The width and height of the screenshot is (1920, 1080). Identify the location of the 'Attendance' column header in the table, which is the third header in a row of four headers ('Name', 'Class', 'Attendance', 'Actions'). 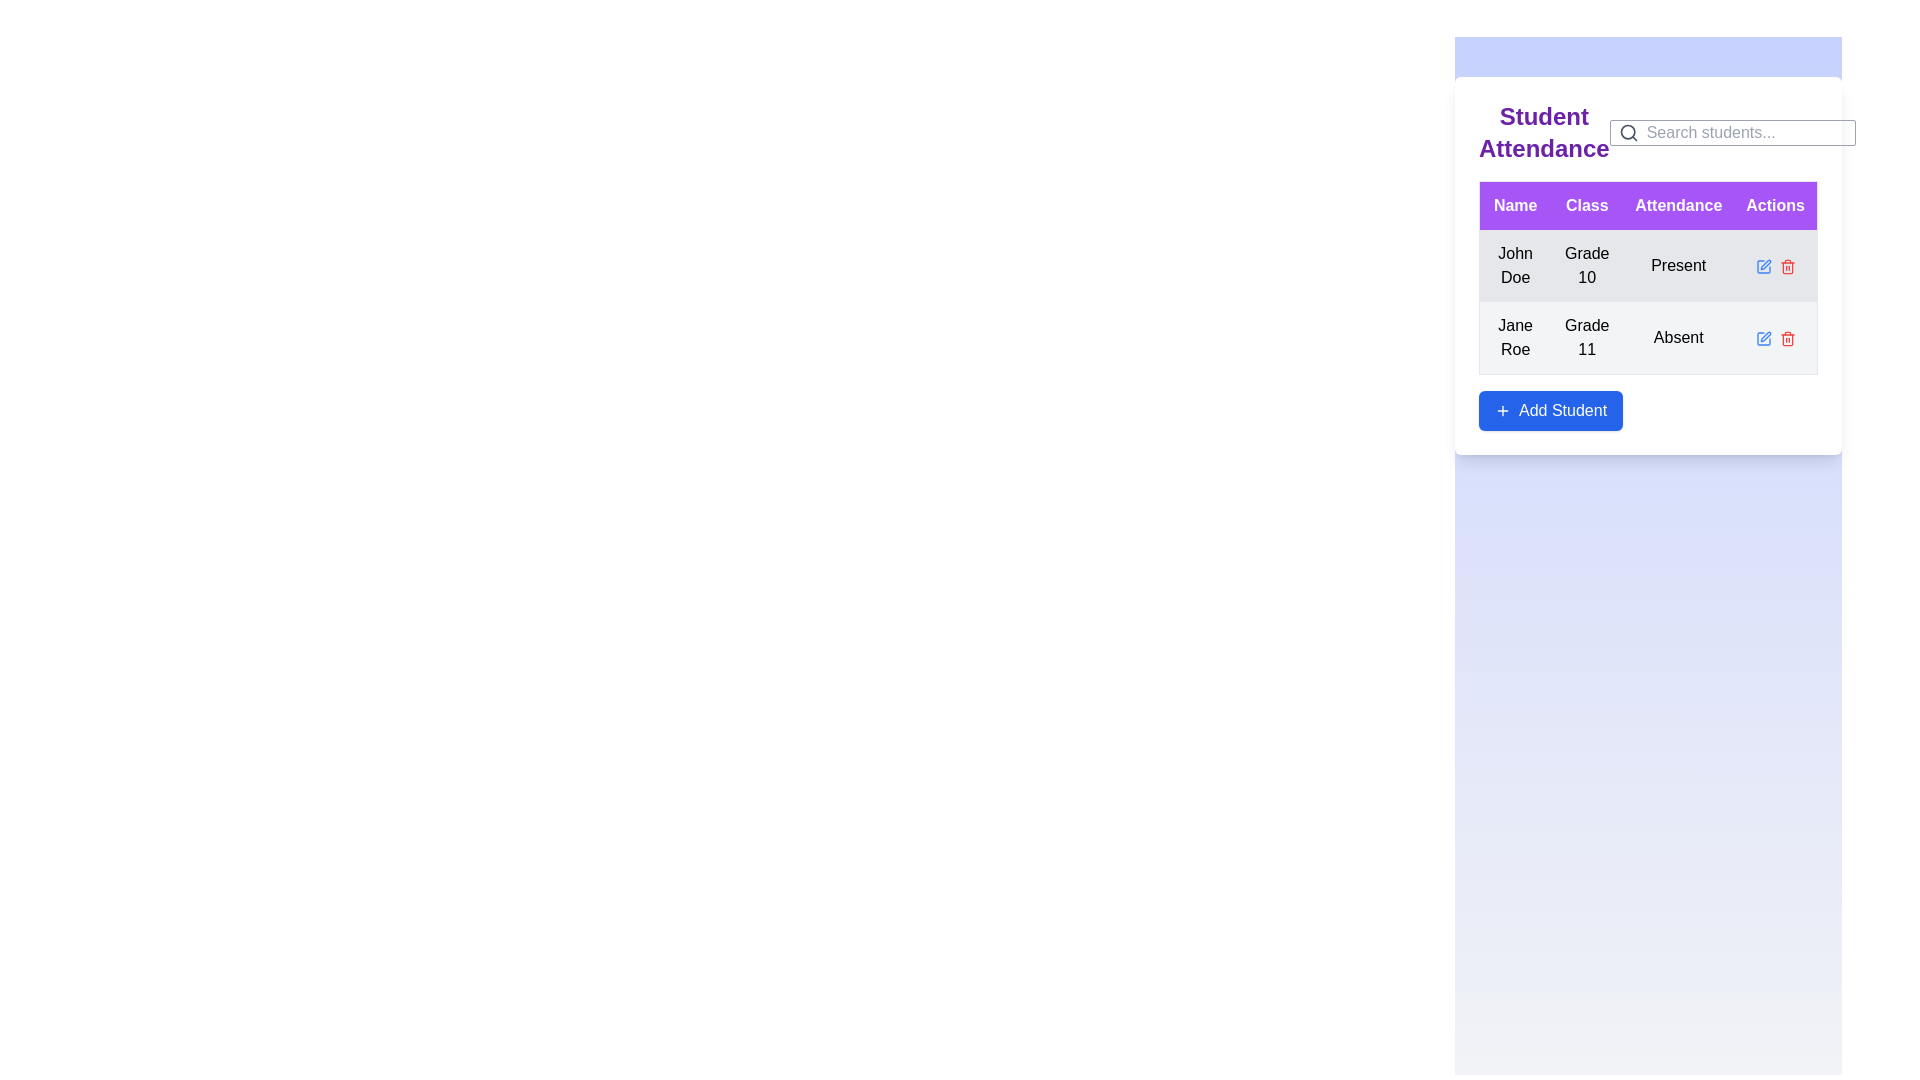
(1678, 205).